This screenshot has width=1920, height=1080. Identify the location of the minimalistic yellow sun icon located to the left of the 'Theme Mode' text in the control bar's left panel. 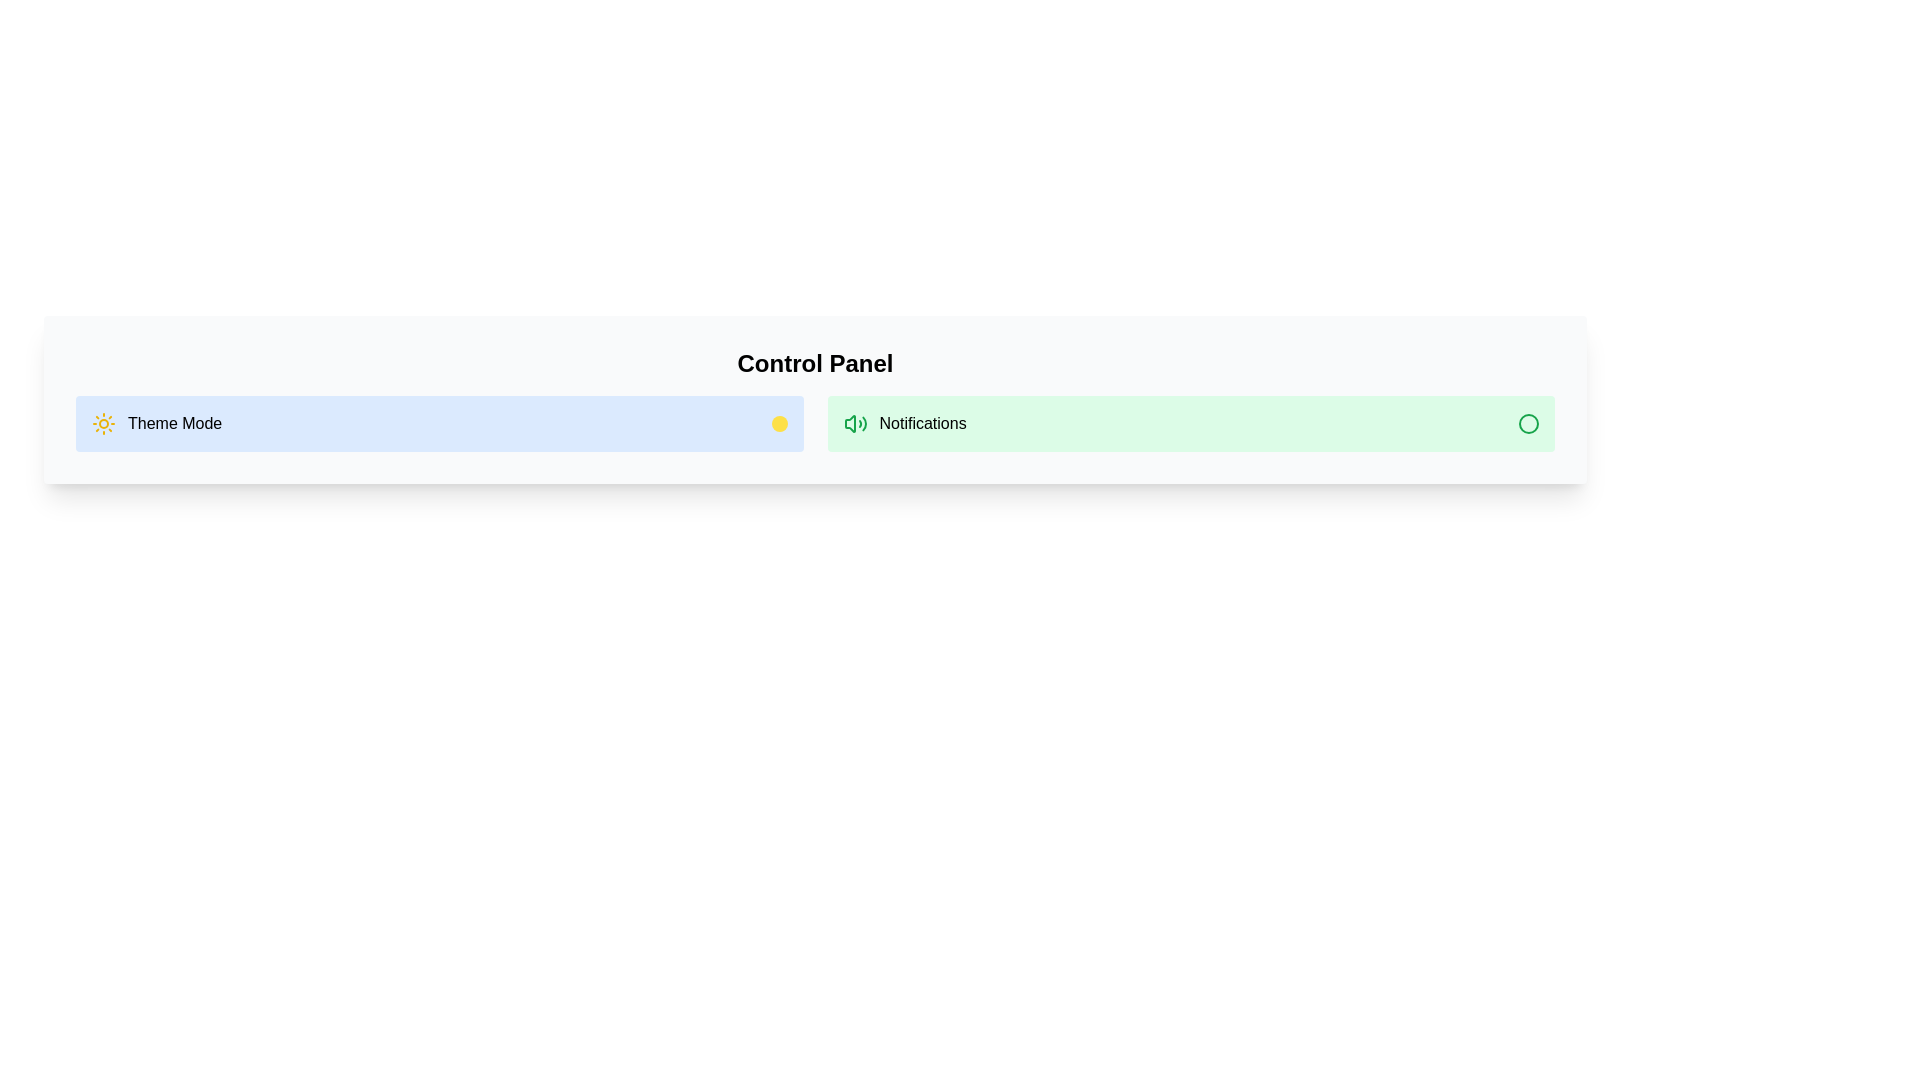
(103, 423).